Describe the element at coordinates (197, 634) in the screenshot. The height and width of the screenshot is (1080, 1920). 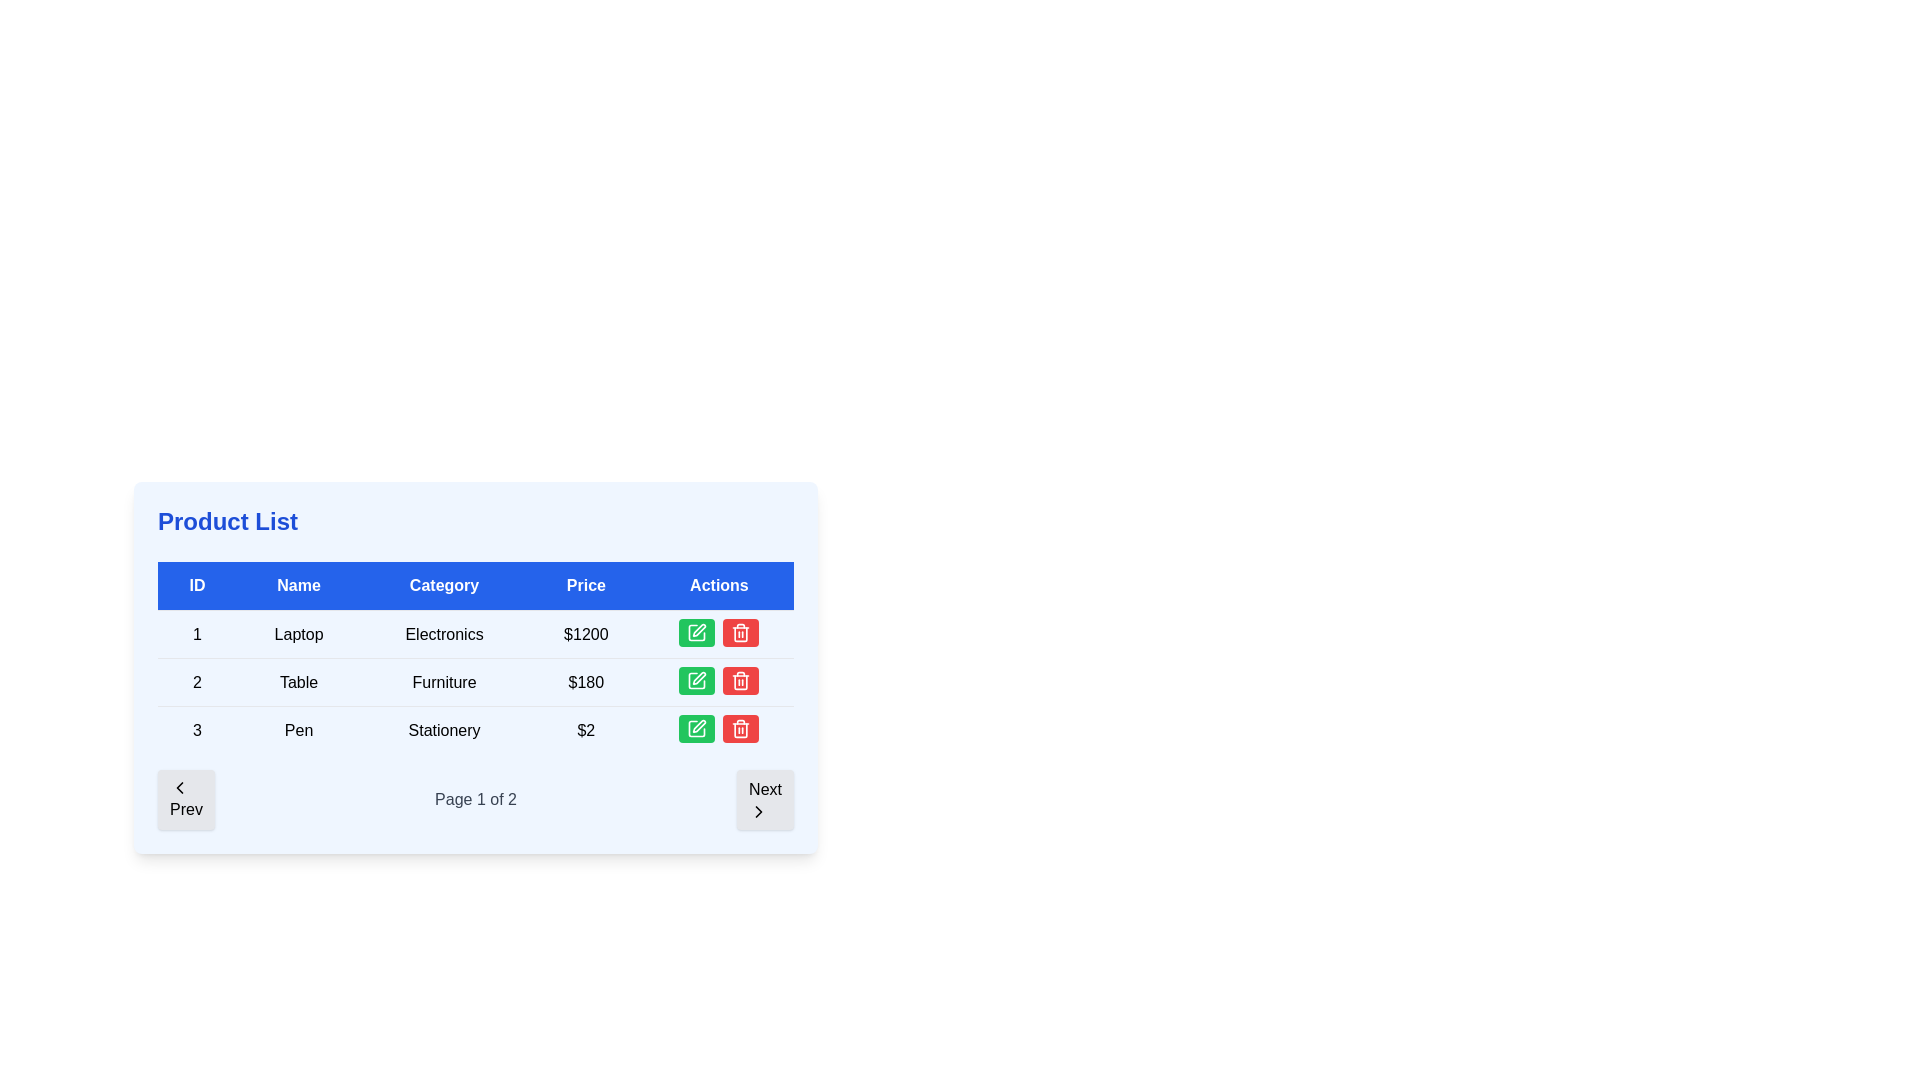
I see `the numeral '1' in bold, black font located in the first cell of the 'ID' column in the table corresponding to the first product entry ('Laptop')` at that location.